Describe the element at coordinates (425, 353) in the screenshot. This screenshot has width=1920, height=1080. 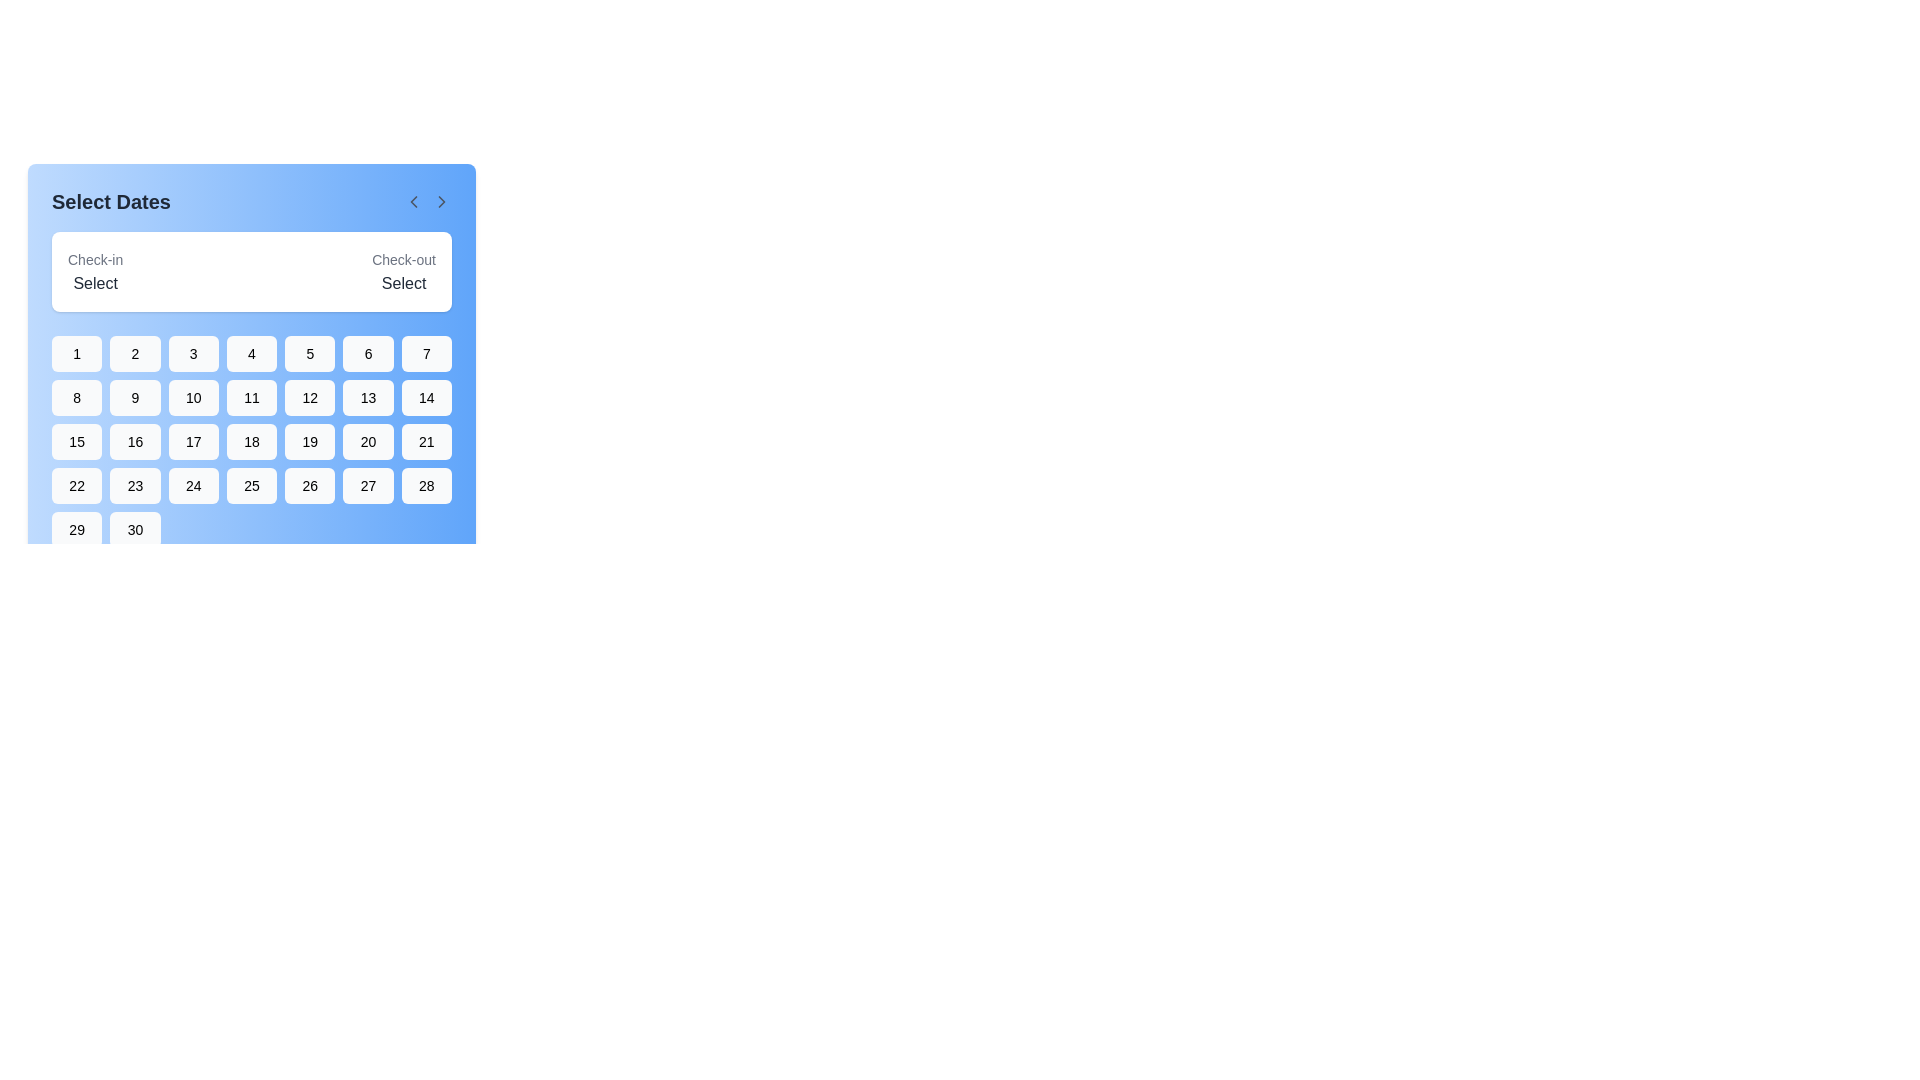
I see `the square button with rounded corners displaying the number '7' in bold black text, located at the top right of the grid layout` at that location.